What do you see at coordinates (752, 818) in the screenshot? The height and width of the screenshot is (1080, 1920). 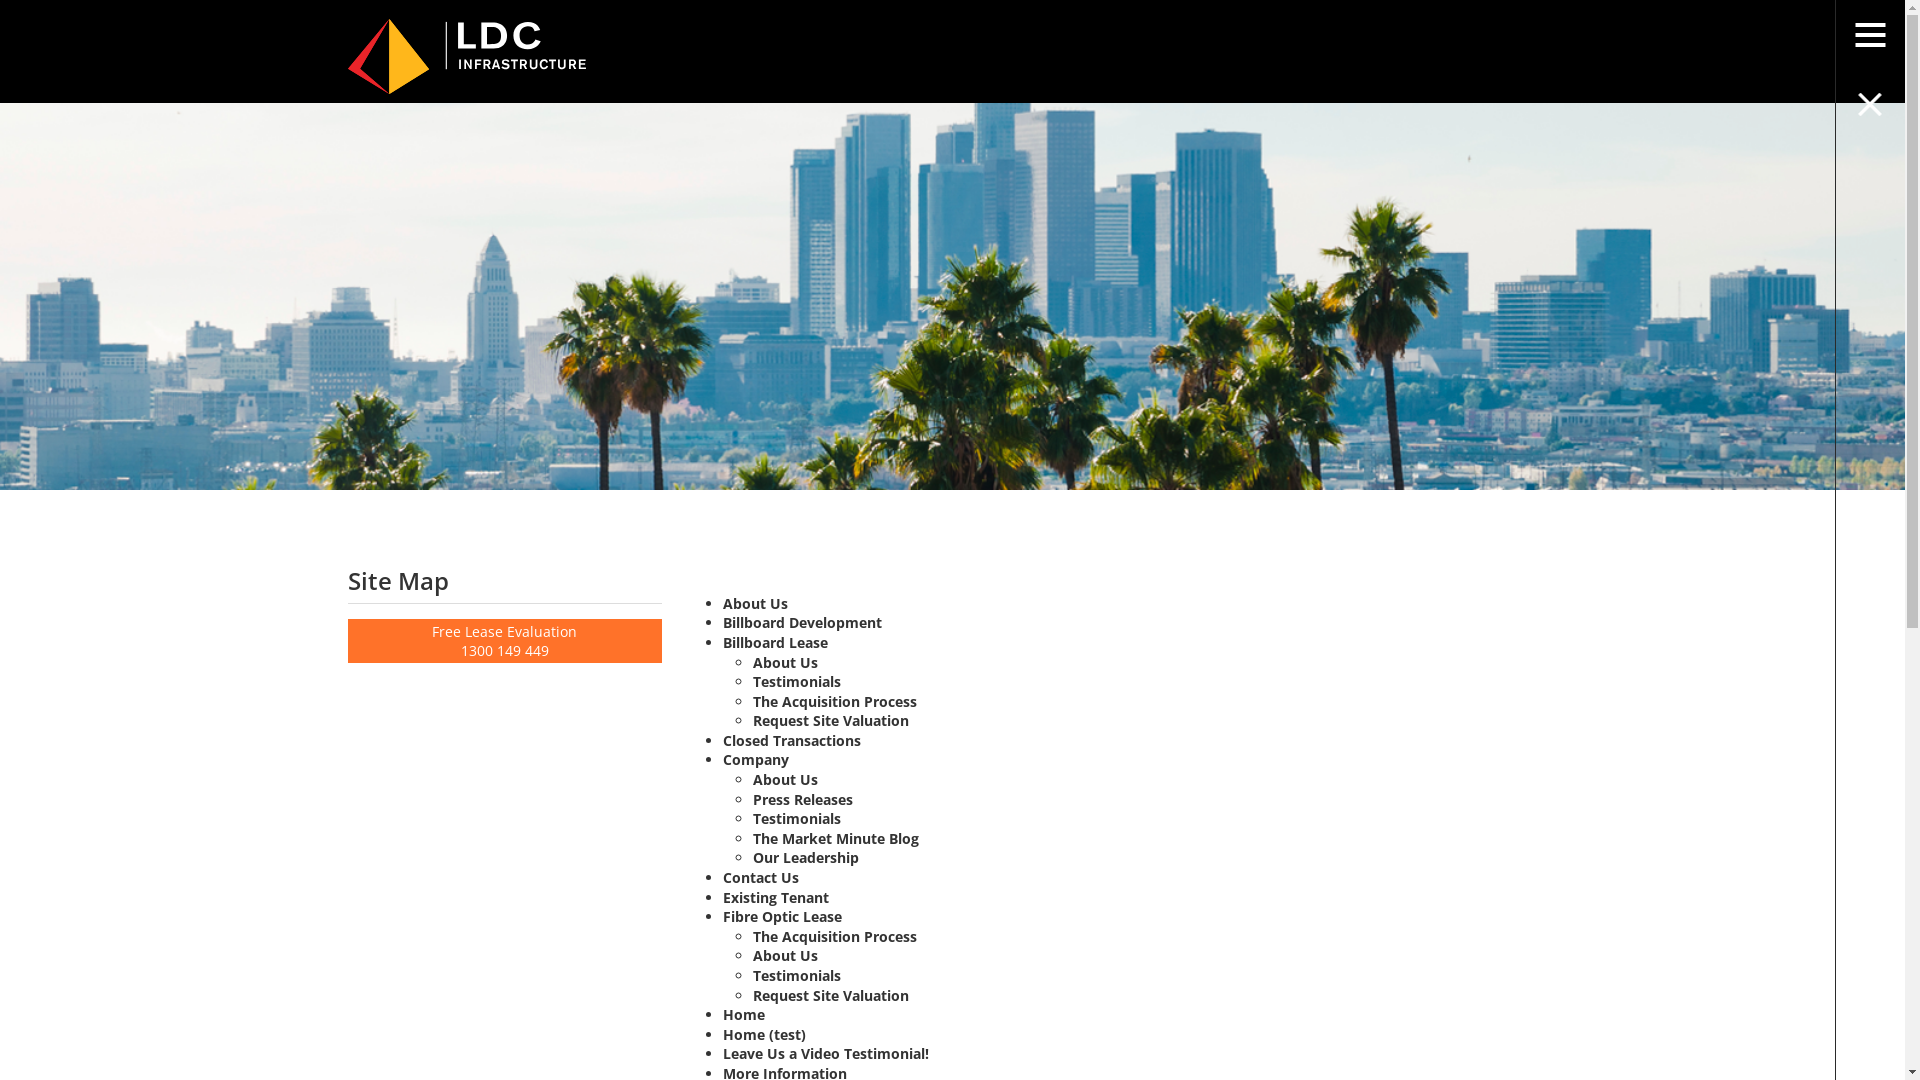 I see `'Testimonials'` at bounding box center [752, 818].